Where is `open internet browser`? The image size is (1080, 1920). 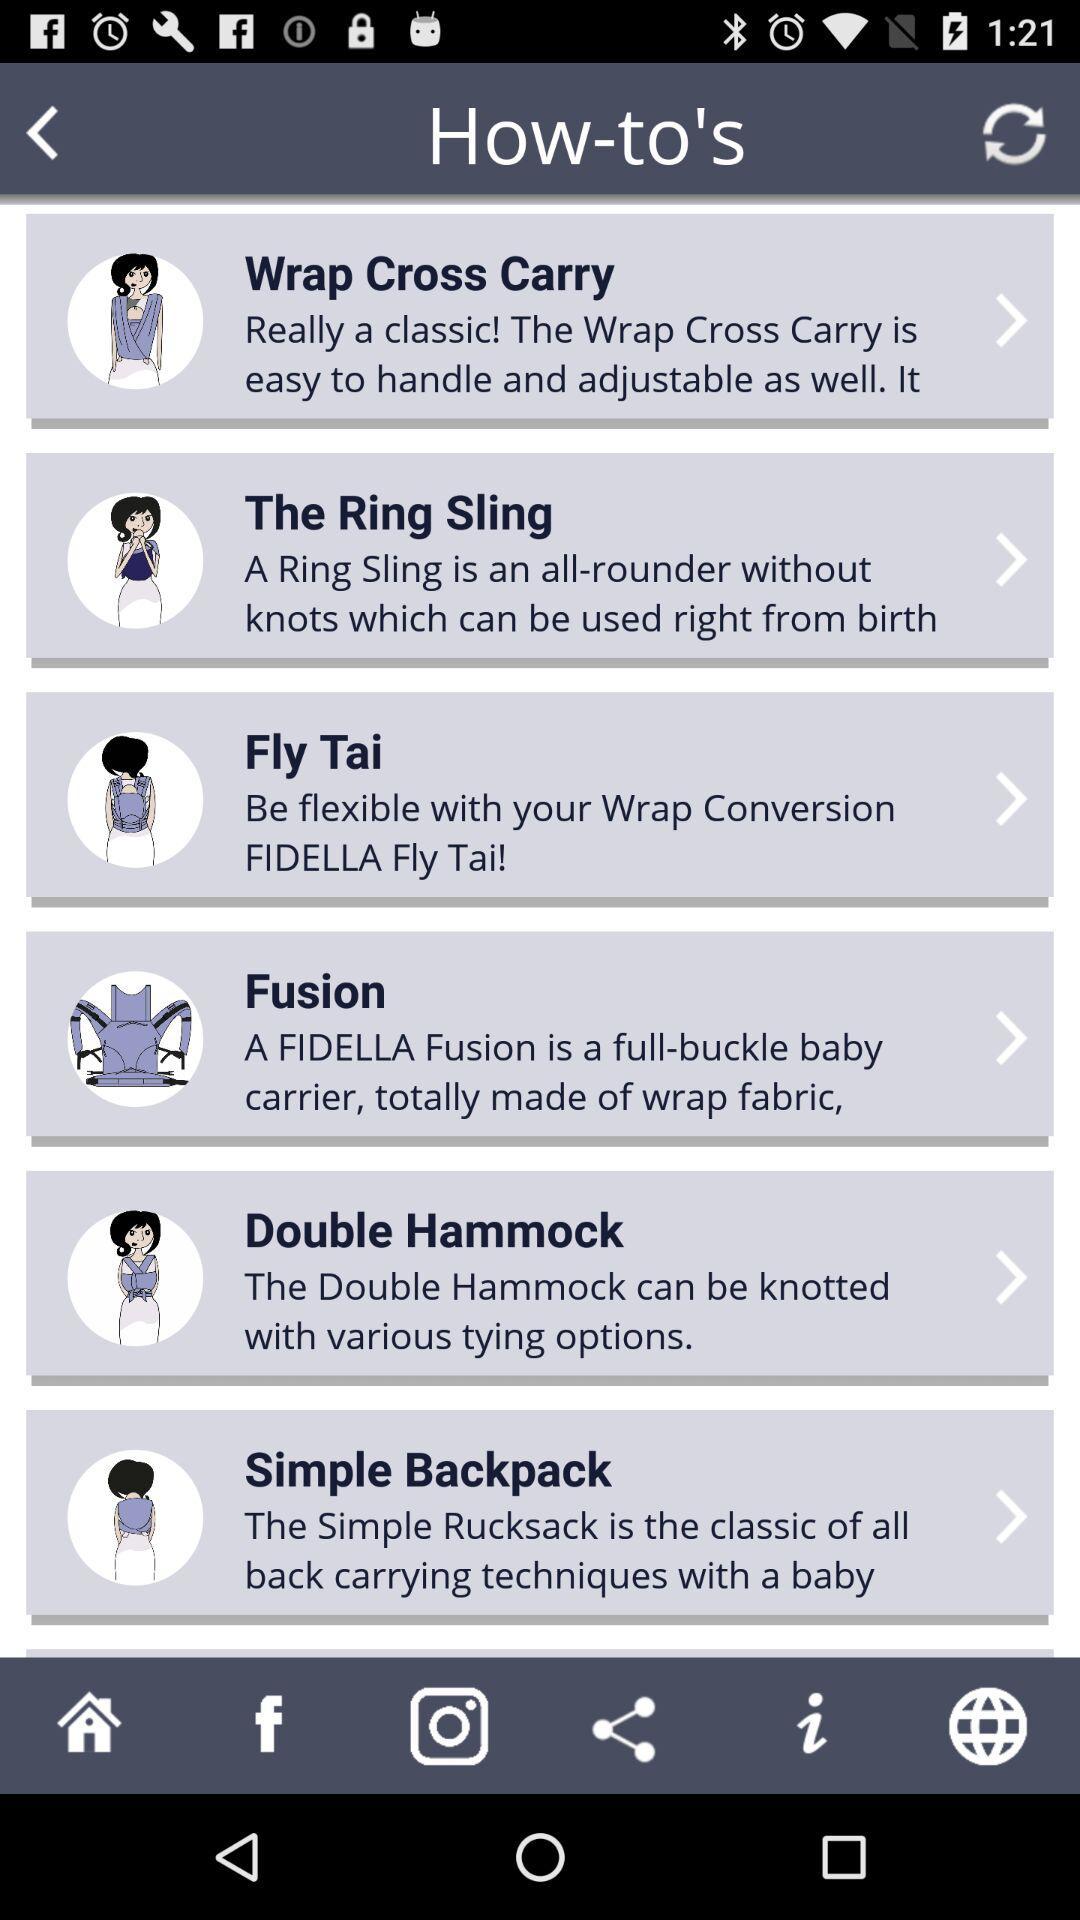 open internet browser is located at coordinates (990, 1724).